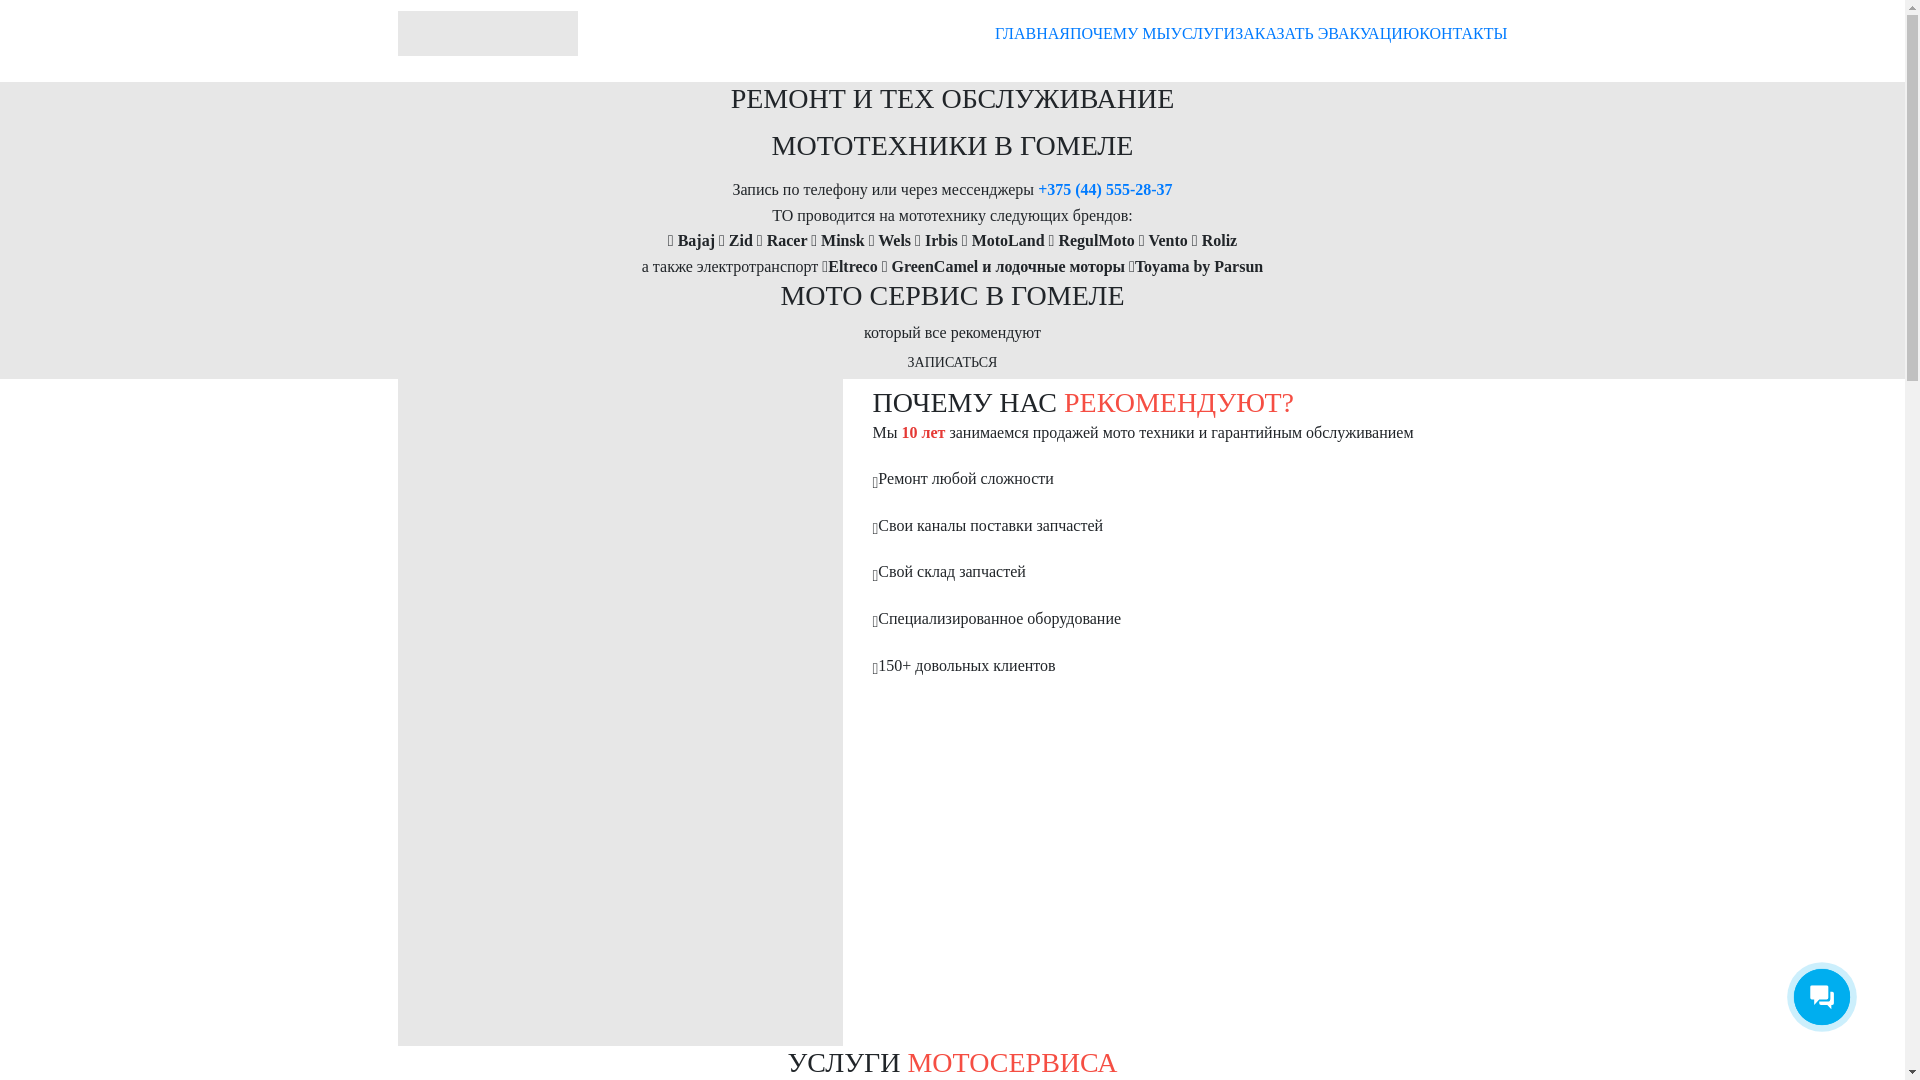 The width and height of the screenshot is (1920, 1080). Describe the element at coordinates (1103, 189) in the screenshot. I see `'+375 (44) 555-28-37'` at that location.